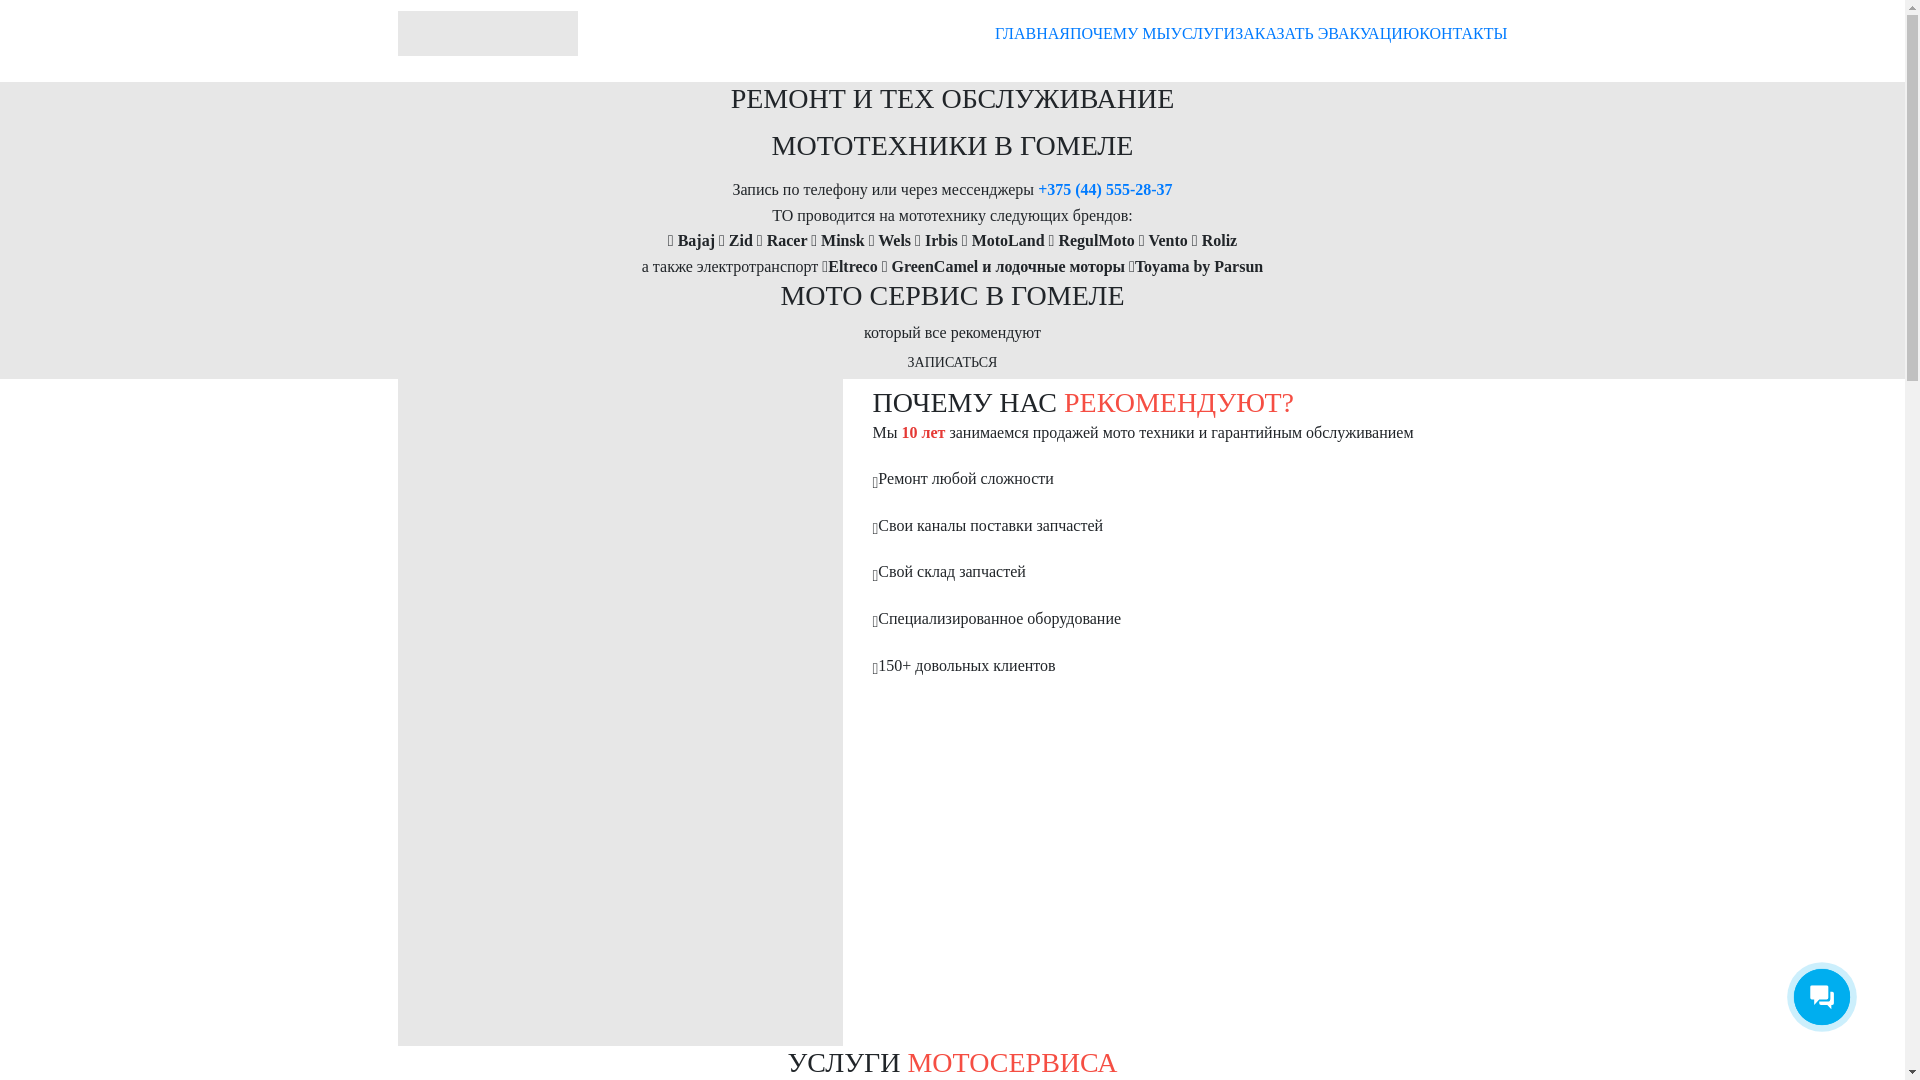 The width and height of the screenshot is (1920, 1080). Describe the element at coordinates (1103, 189) in the screenshot. I see `'+375 (44) 555-28-37'` at that location.